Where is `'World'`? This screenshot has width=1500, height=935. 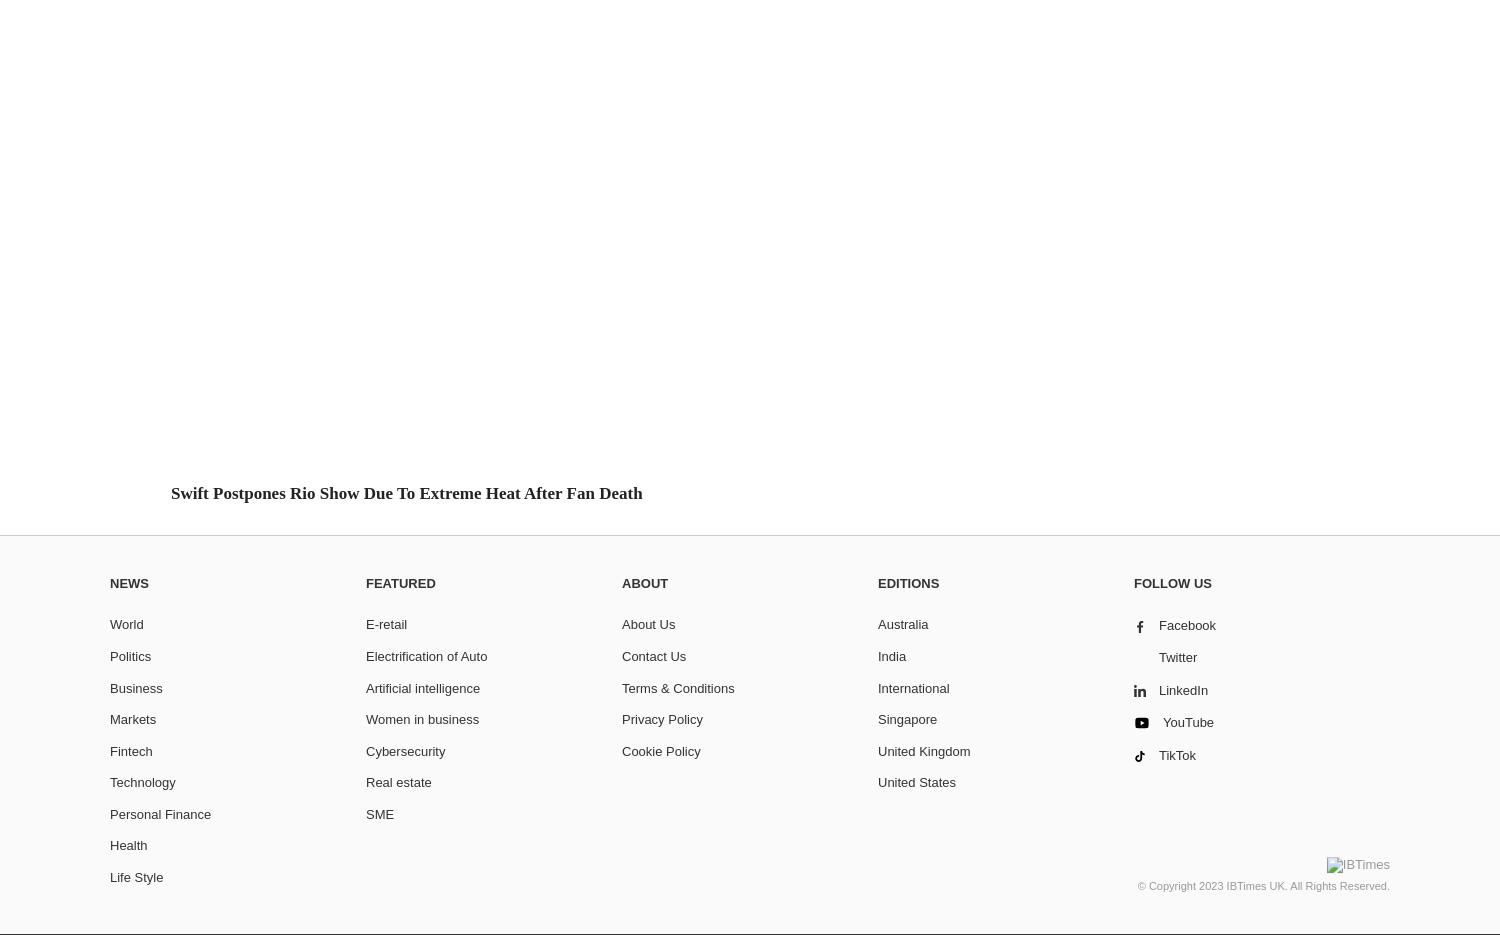
'World' is located at coordinates (126, 623).